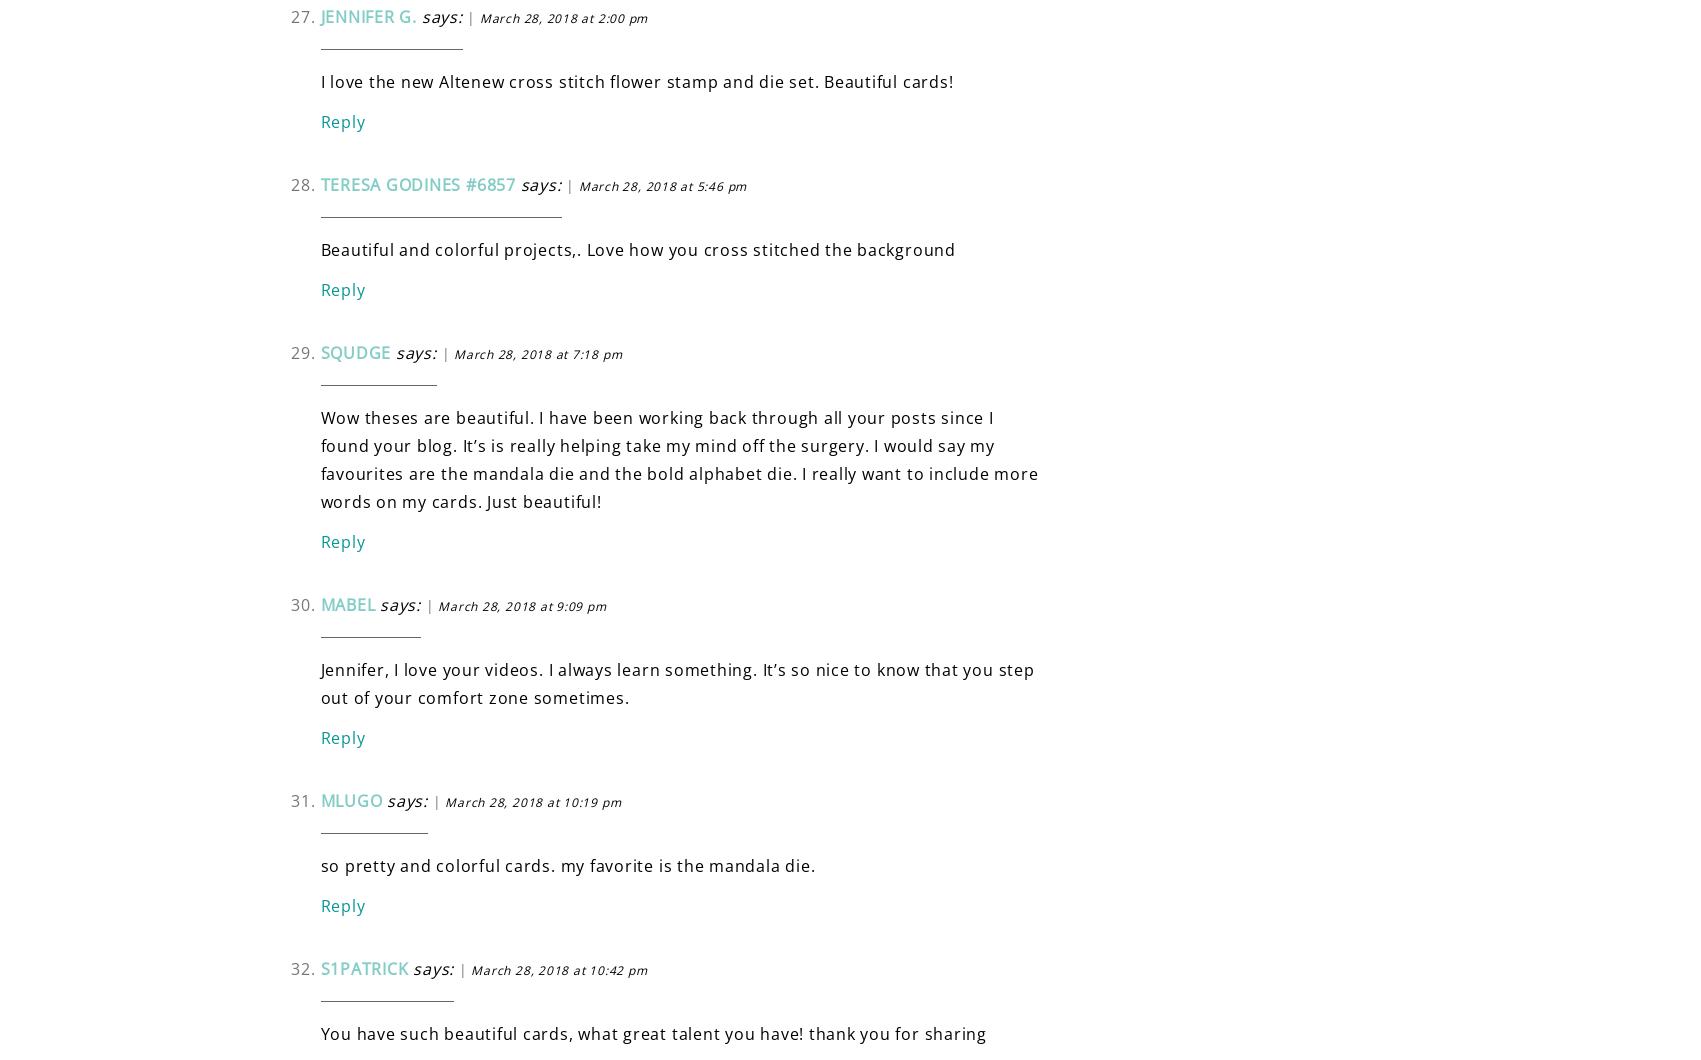 This screenshot has width=1701, height=1060. Describe the element at coordinates (319, 681) in the screenshot. I see `'Jennifer, I love your videos. I always learn something. It’s so nice to know that you step out of your comfort zone sometimes.'` at that location.